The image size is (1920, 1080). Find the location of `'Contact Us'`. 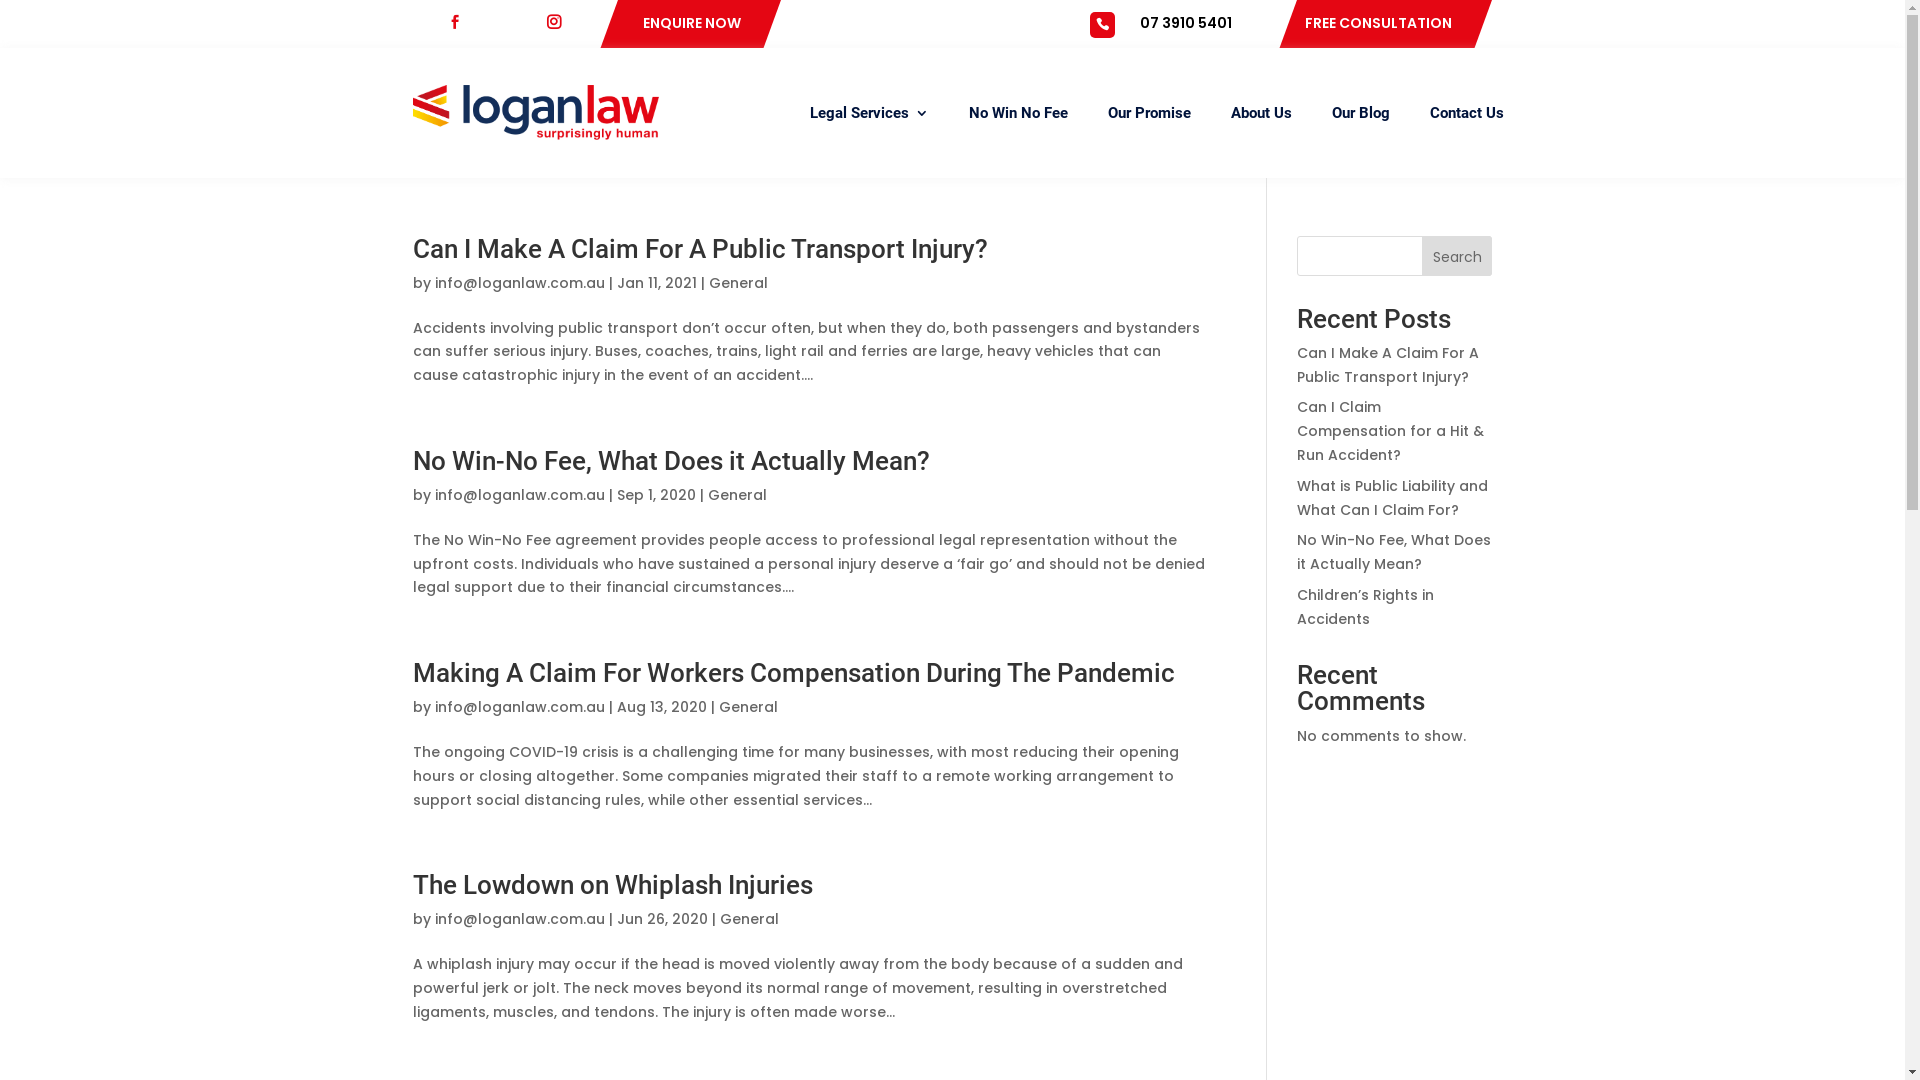

'Contact Us' is located at coordinates (1467, 112).